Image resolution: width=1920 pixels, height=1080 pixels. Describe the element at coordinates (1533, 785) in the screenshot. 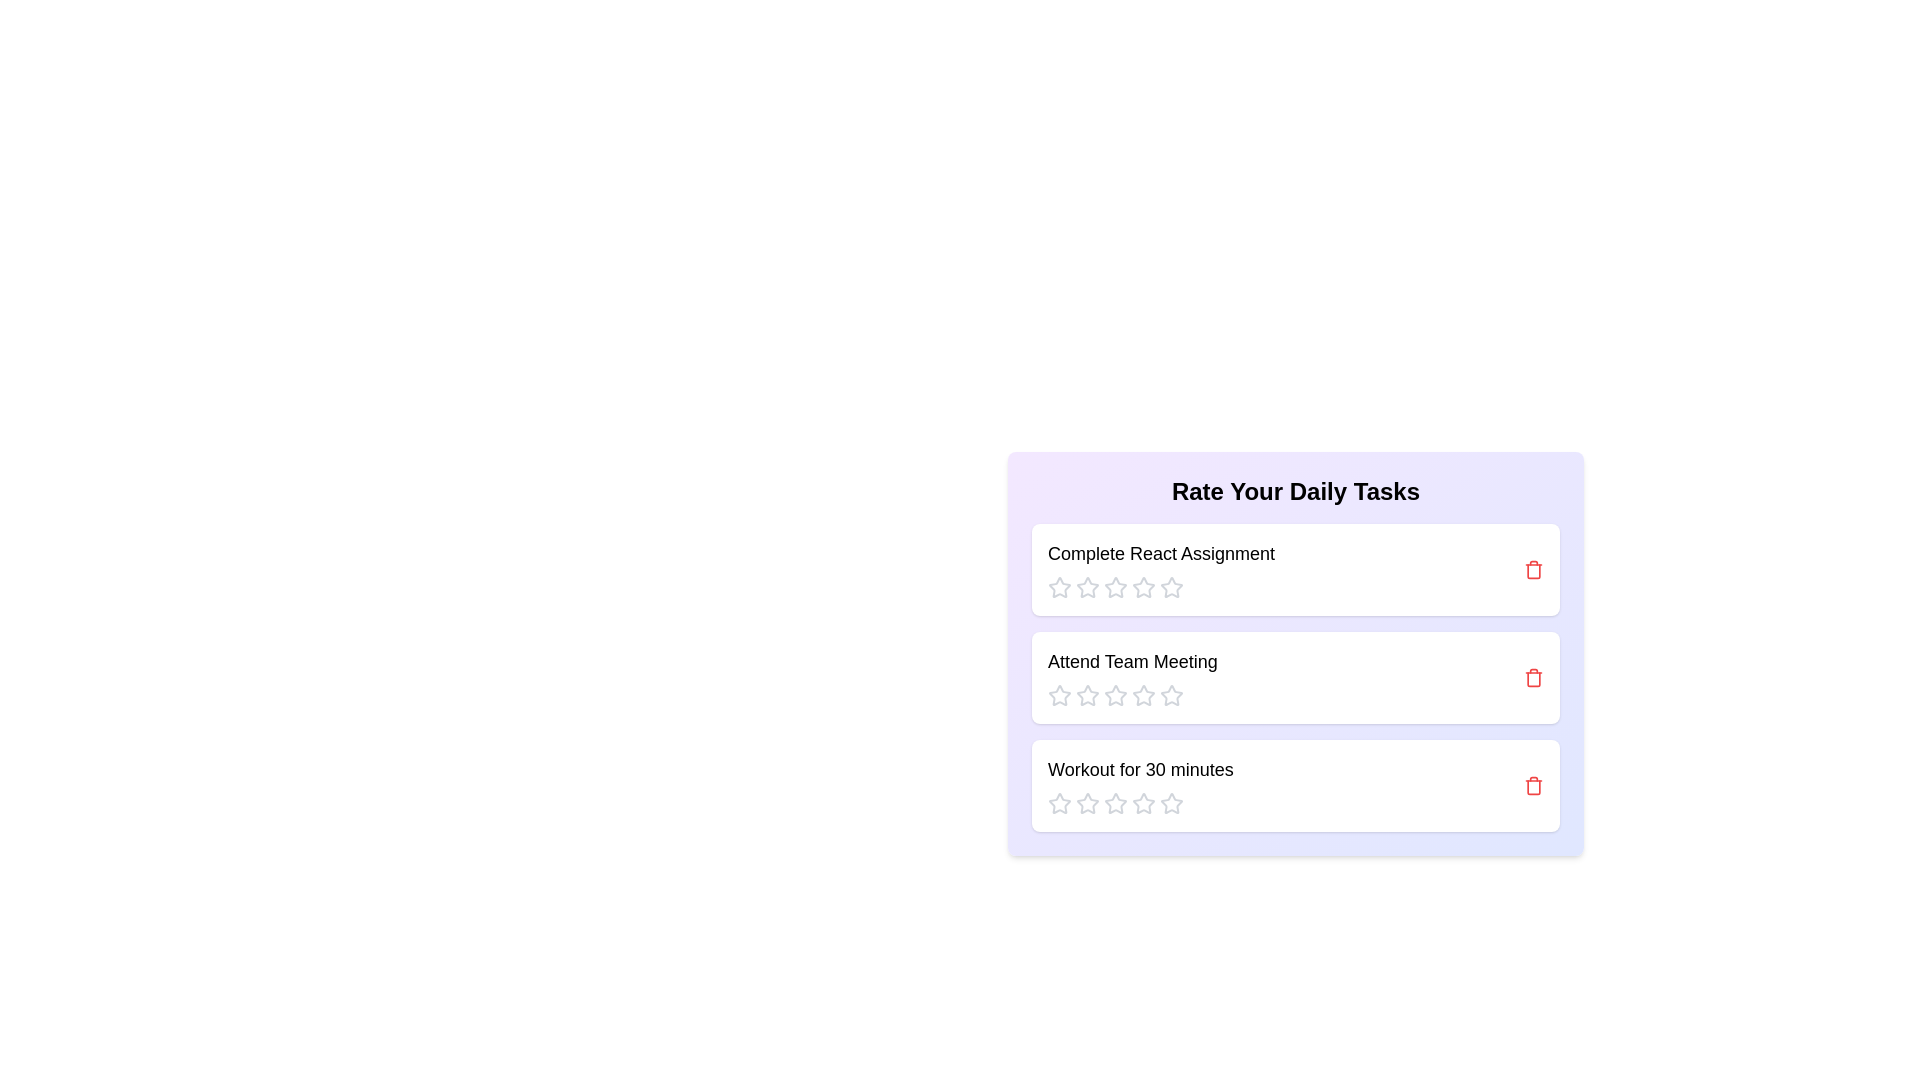

I see `trash icon to remove the task Workout for 30 minutes` at that location.